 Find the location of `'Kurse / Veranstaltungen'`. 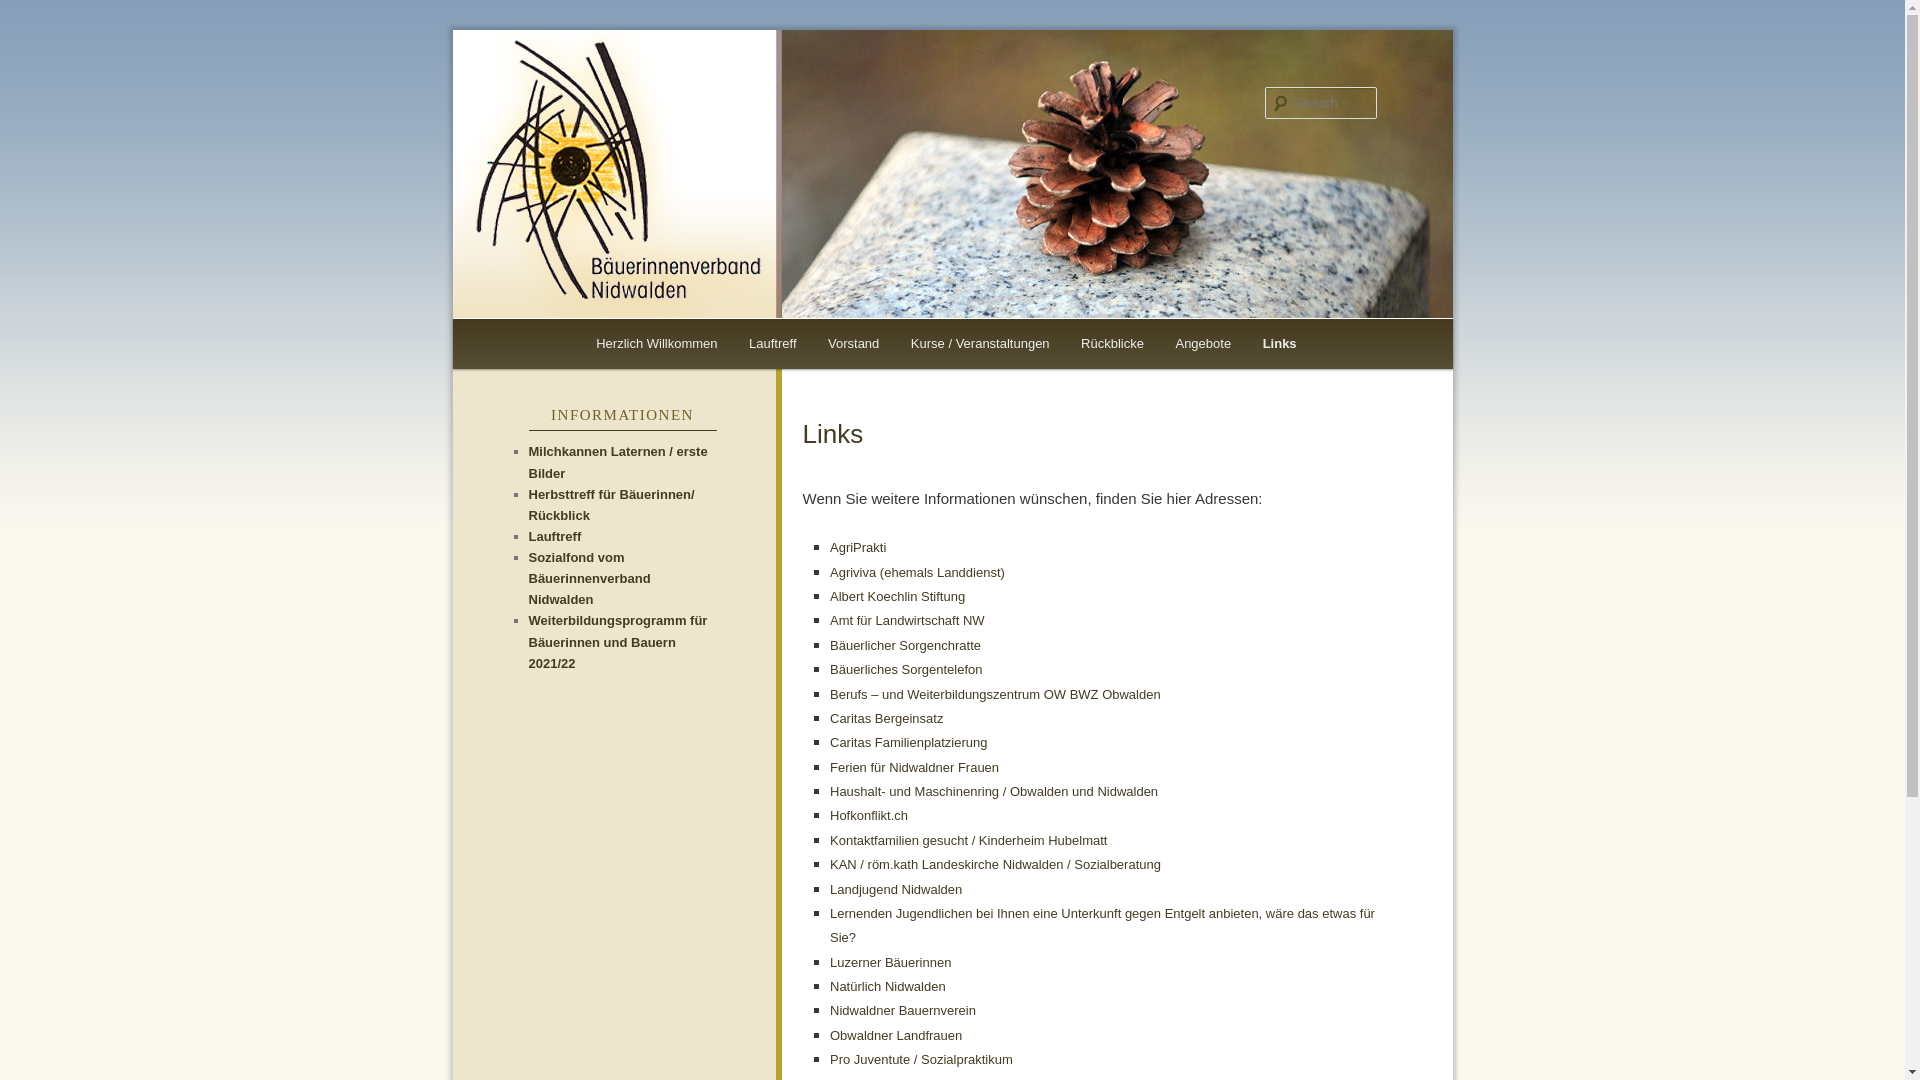

'Kurse / Veranstaltungen' is located at coordinates (979, 342).